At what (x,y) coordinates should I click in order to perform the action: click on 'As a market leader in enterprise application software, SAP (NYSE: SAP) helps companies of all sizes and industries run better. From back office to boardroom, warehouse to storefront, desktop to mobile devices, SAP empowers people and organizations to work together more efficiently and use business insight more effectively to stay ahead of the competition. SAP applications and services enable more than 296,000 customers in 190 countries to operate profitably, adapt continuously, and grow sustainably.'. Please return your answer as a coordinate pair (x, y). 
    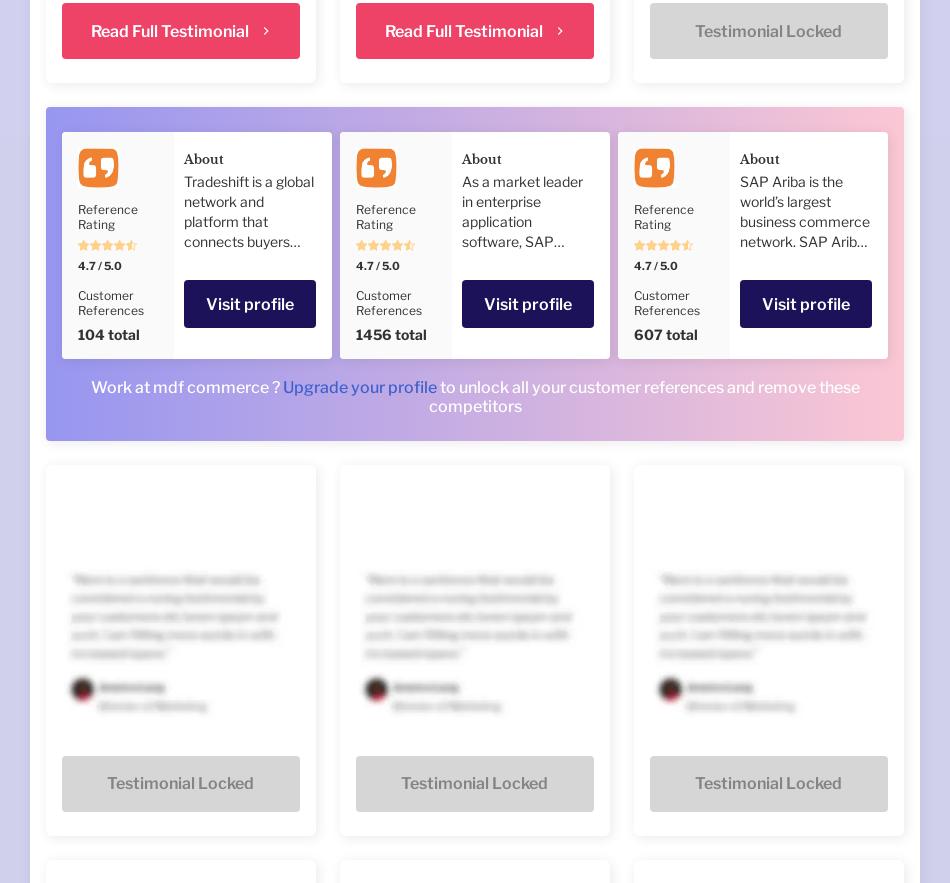
    Looking at the image, I should click on (526, 470).